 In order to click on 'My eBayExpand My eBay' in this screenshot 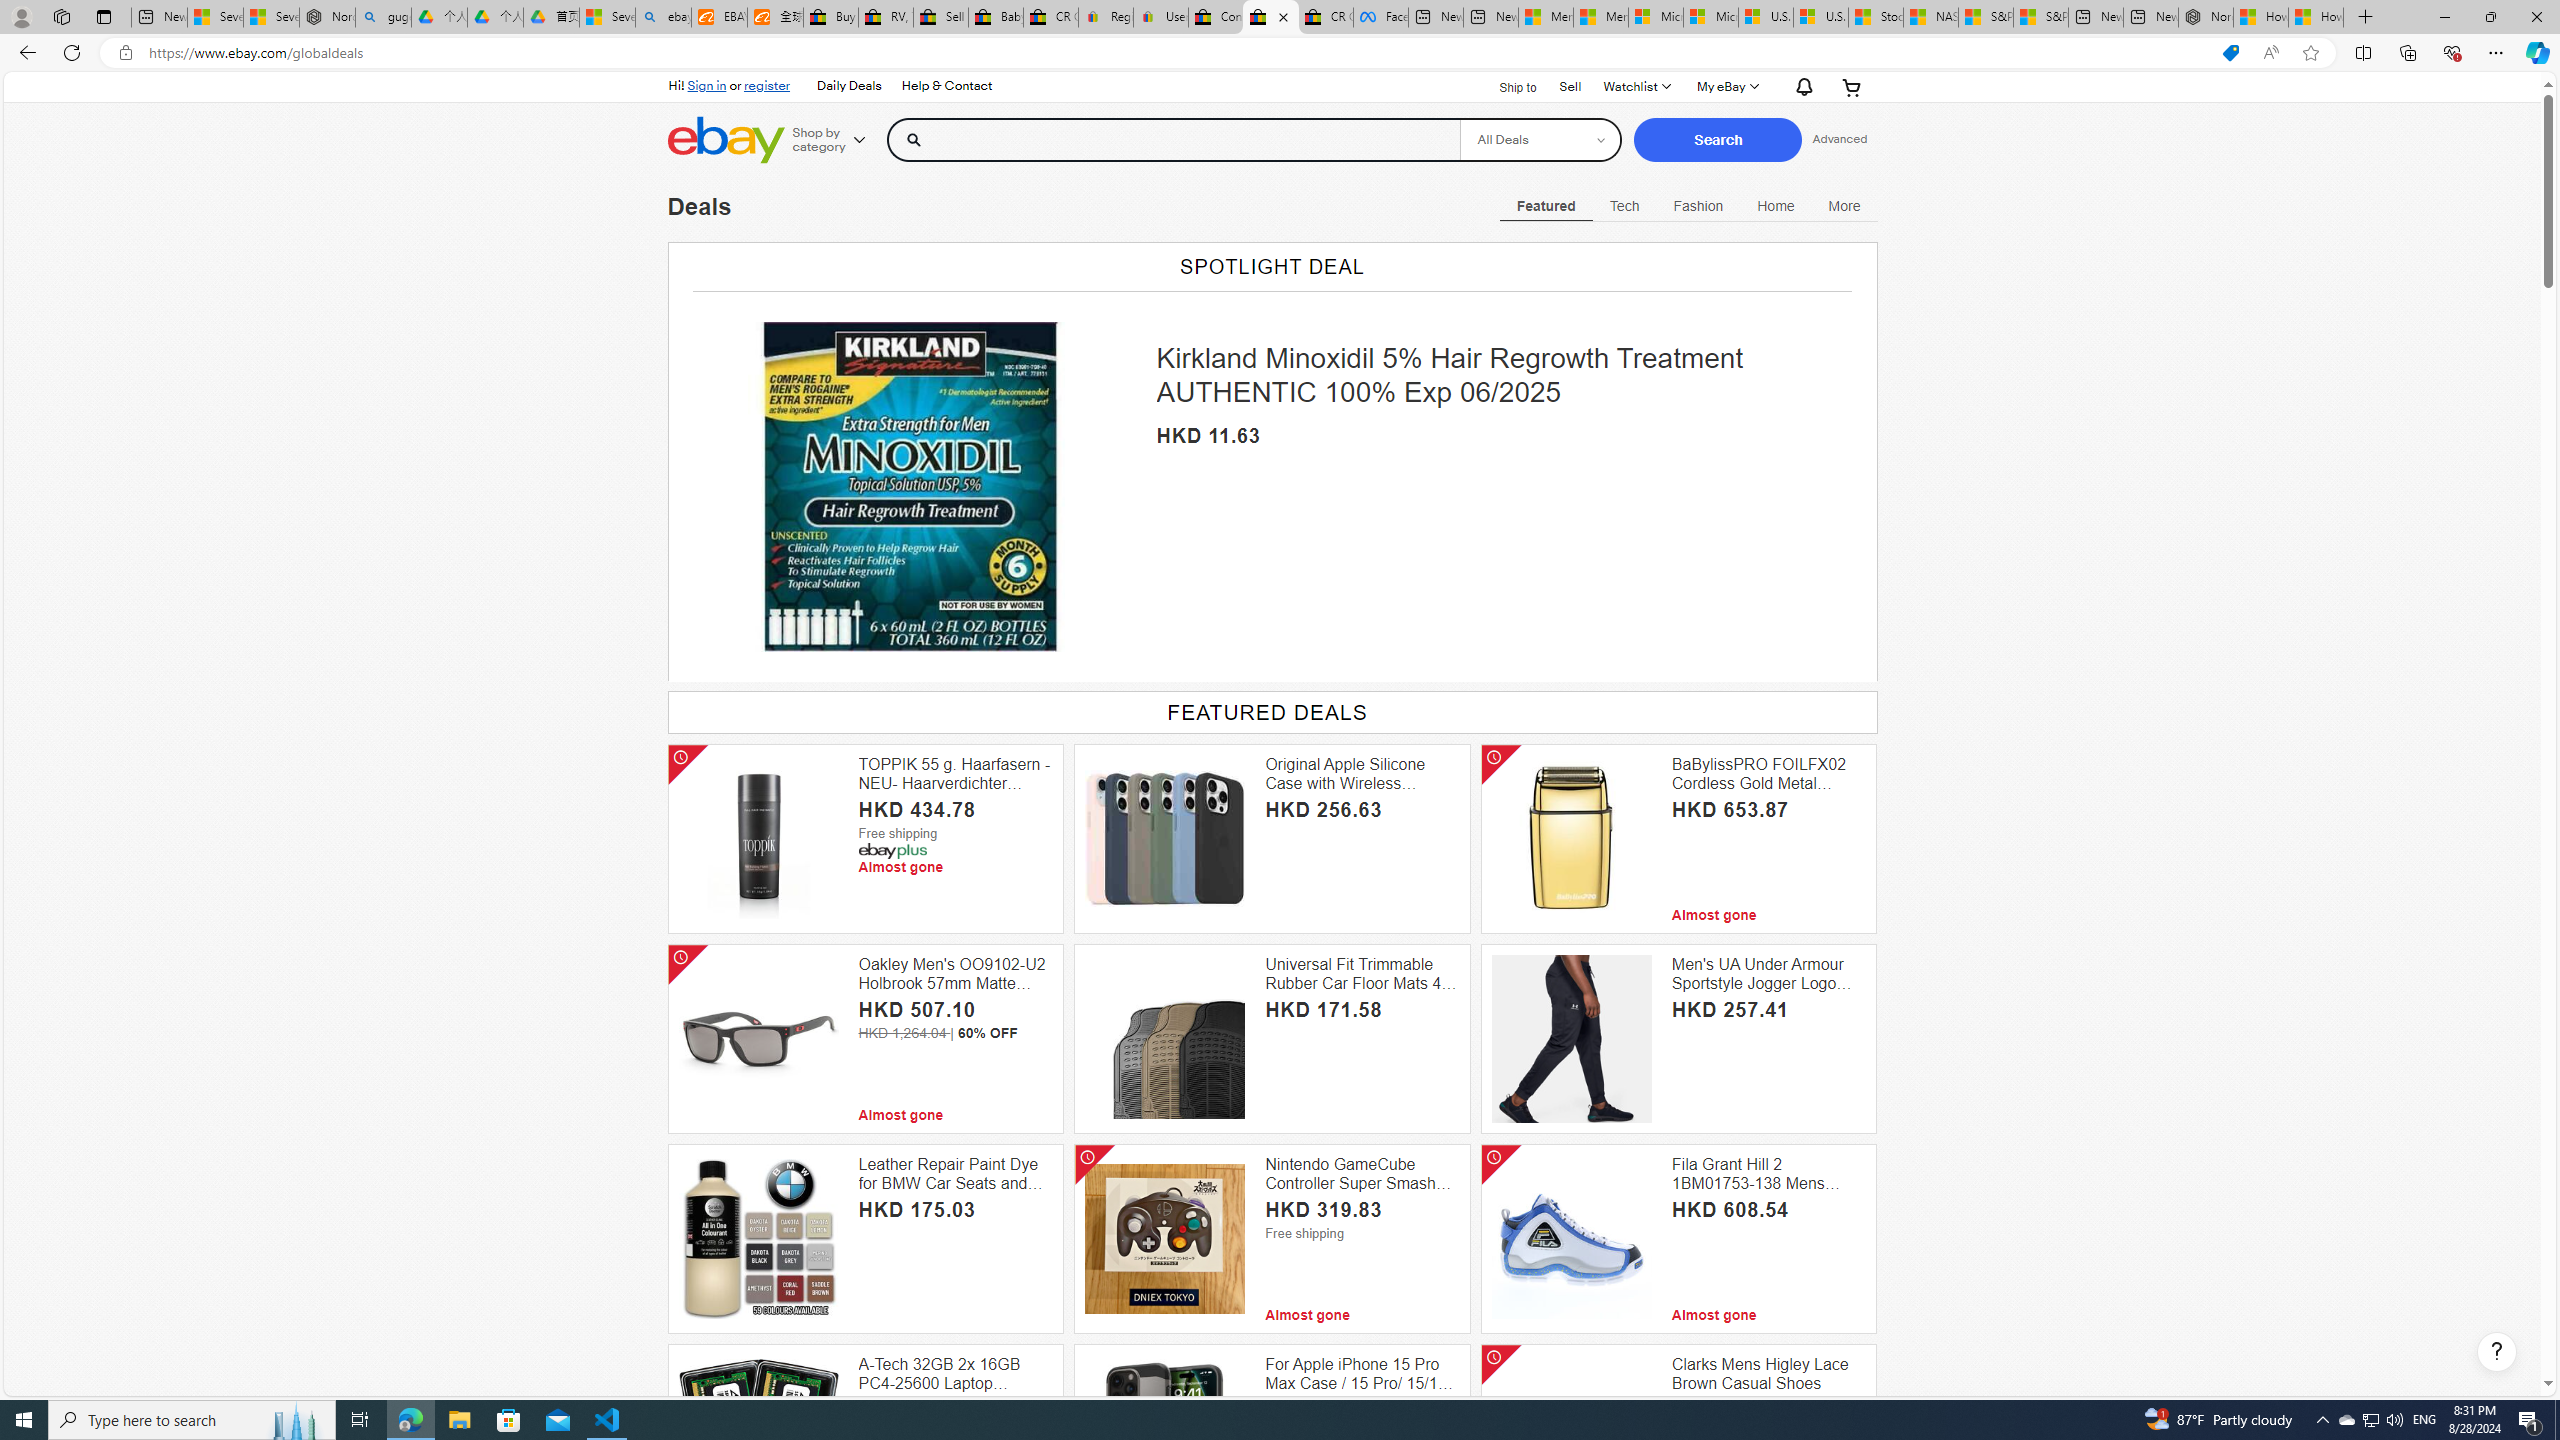, I will do `click(1725, 87)`.